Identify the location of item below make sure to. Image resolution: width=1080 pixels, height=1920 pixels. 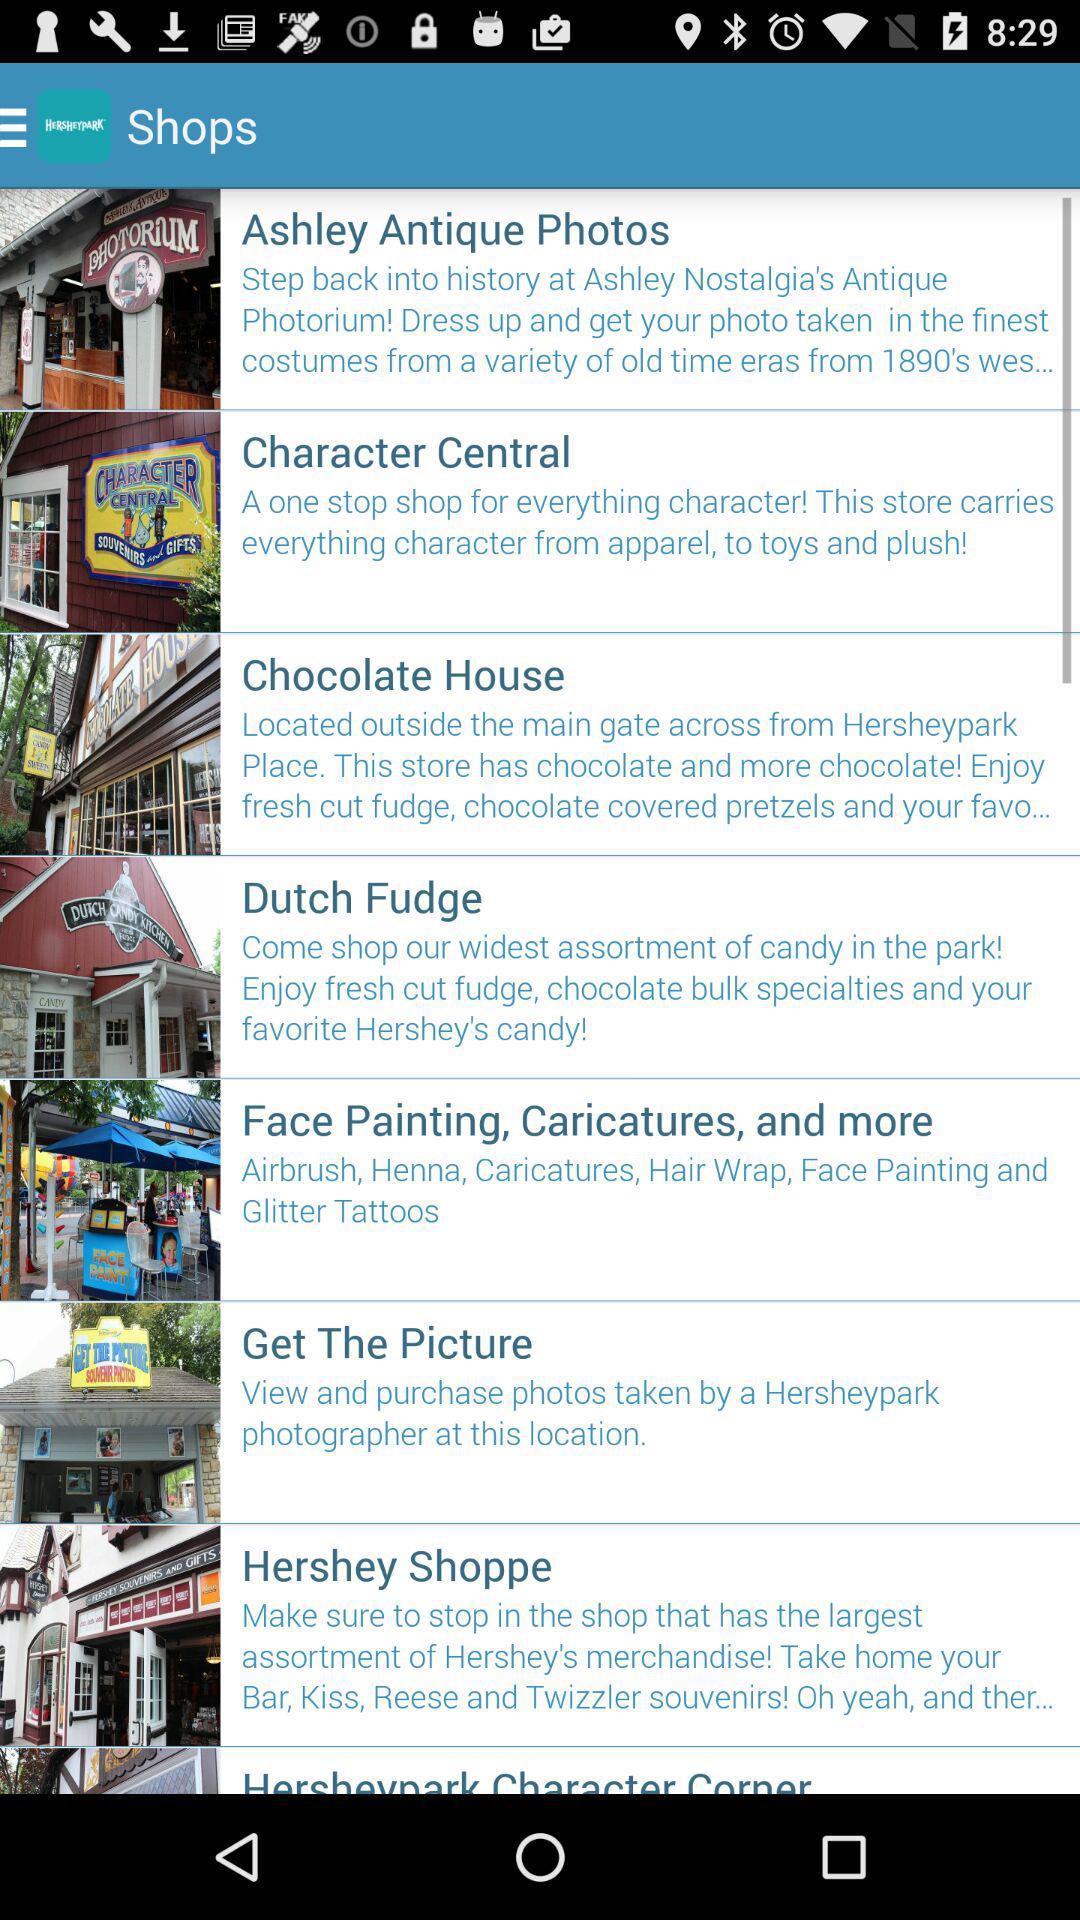
(650, 1776).